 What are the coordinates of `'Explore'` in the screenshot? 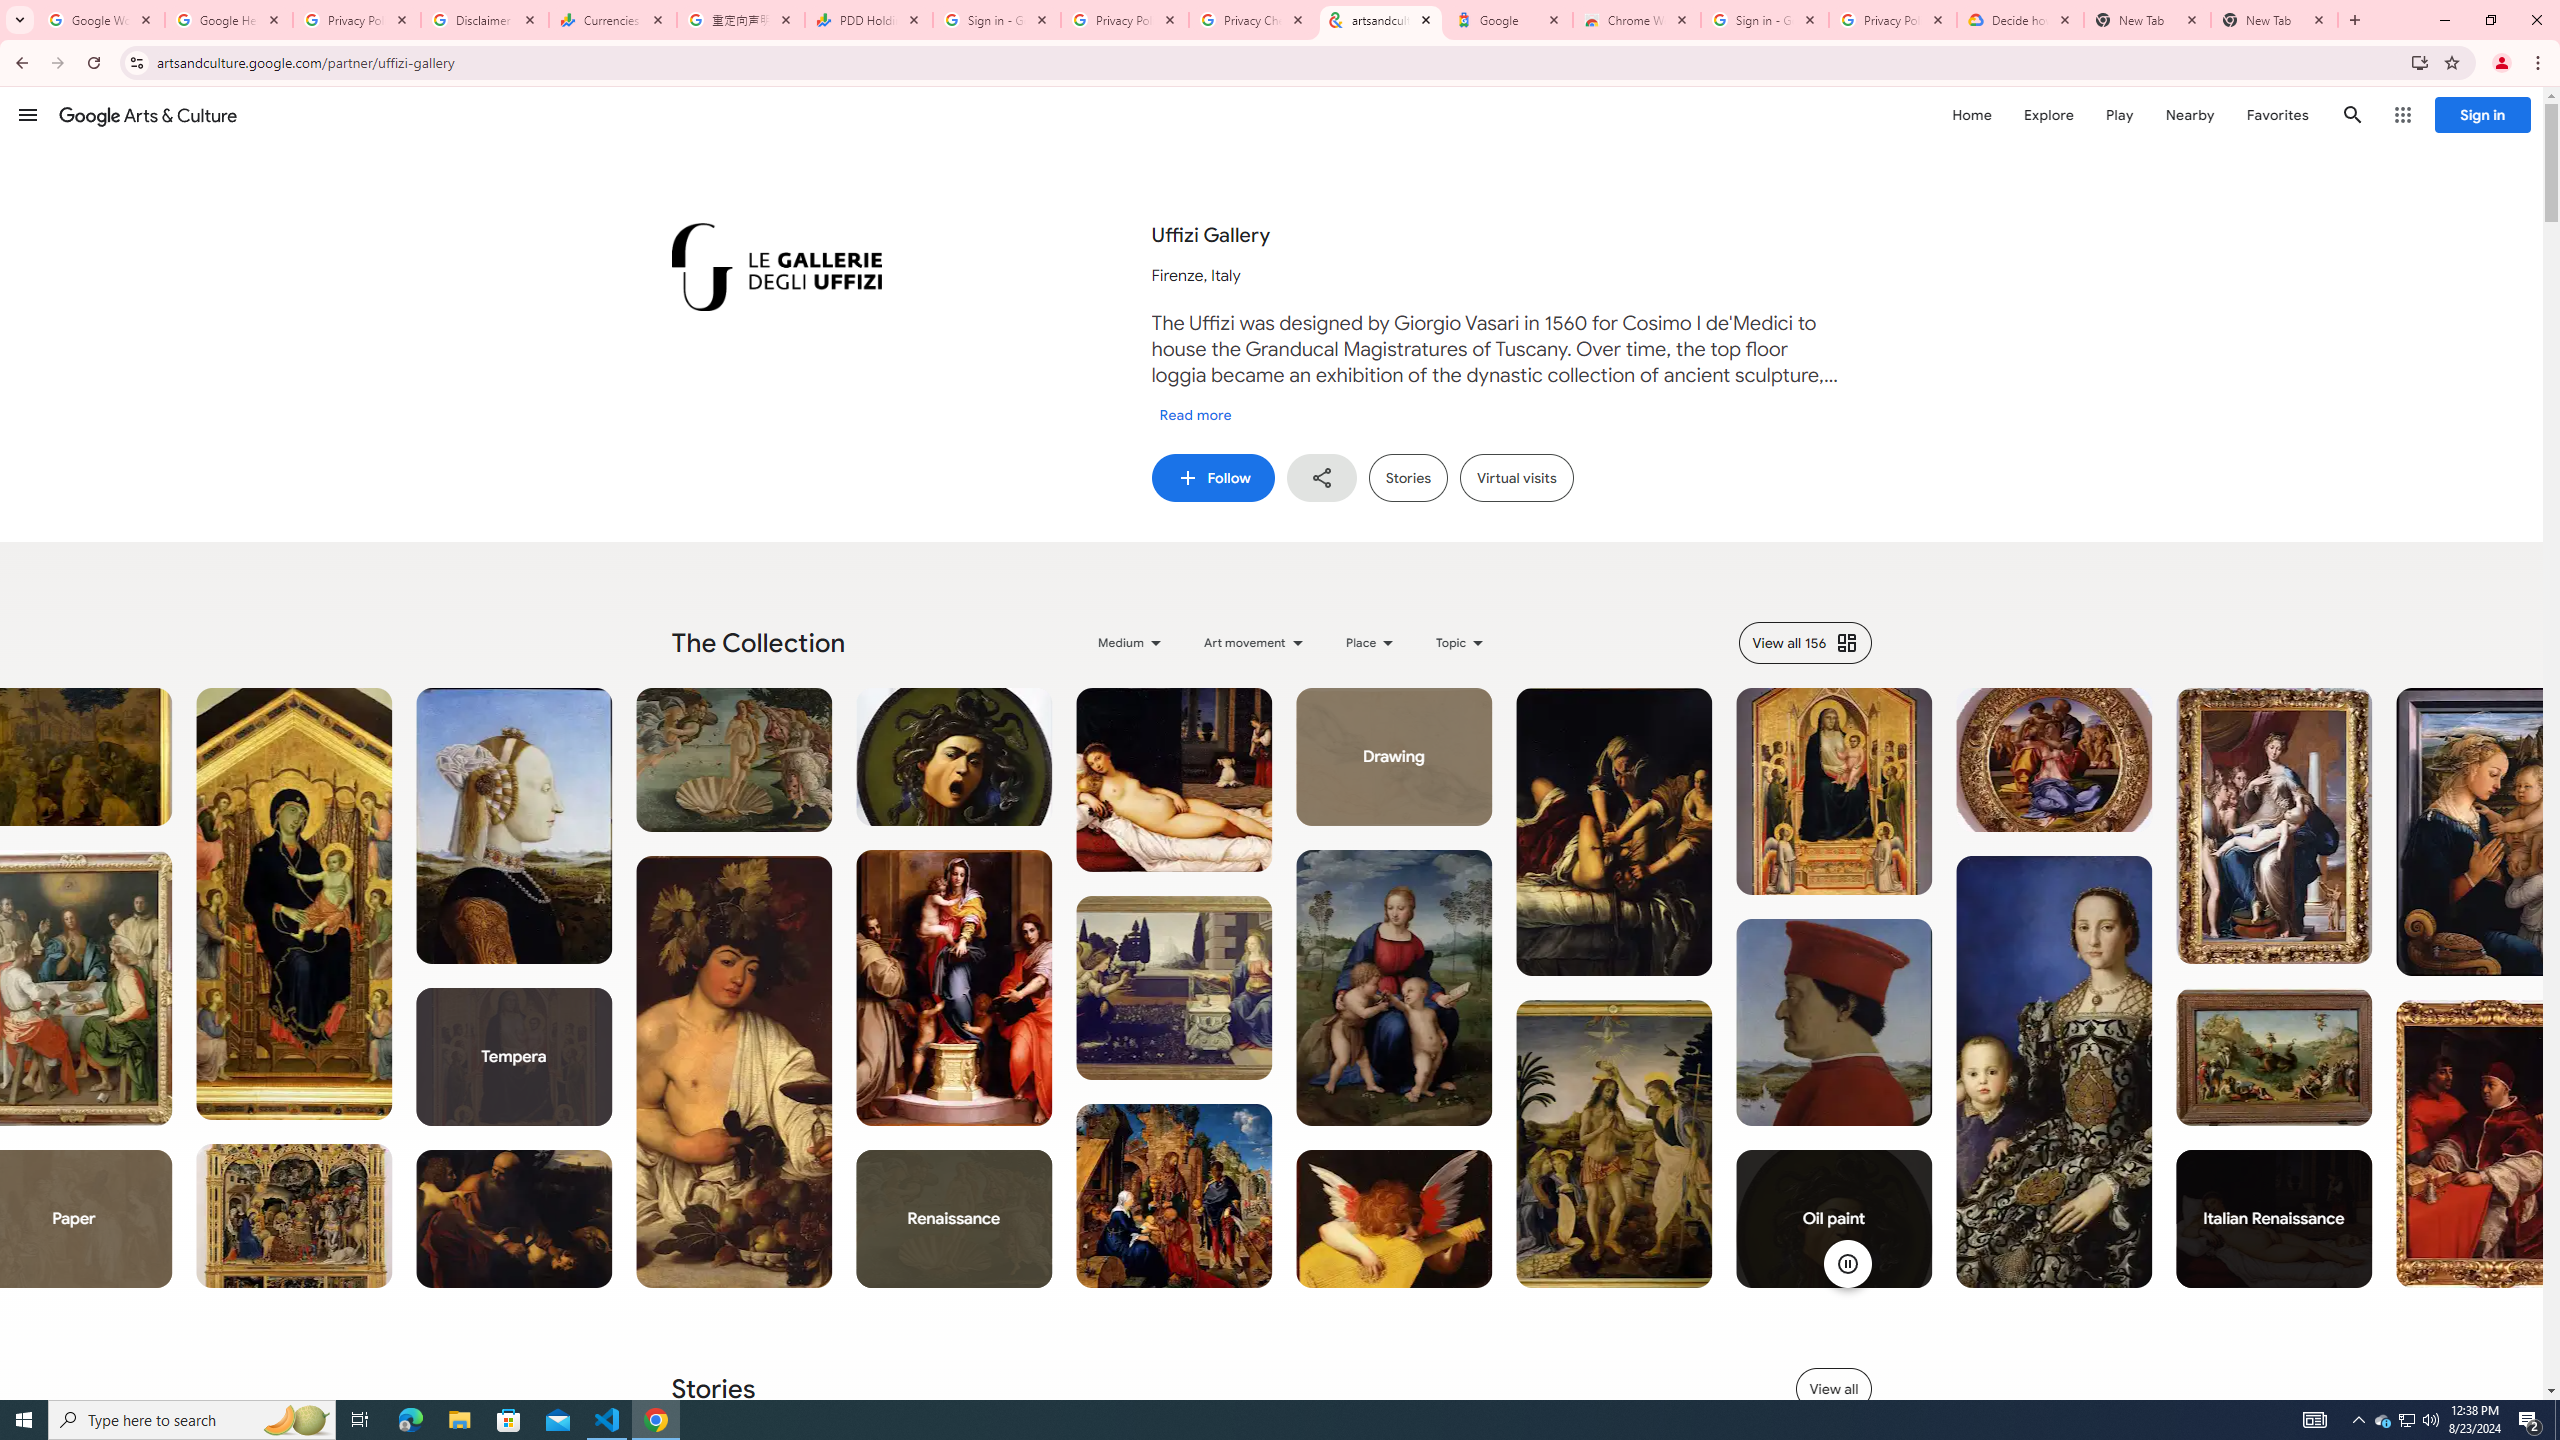 It's located at (2047, 114).